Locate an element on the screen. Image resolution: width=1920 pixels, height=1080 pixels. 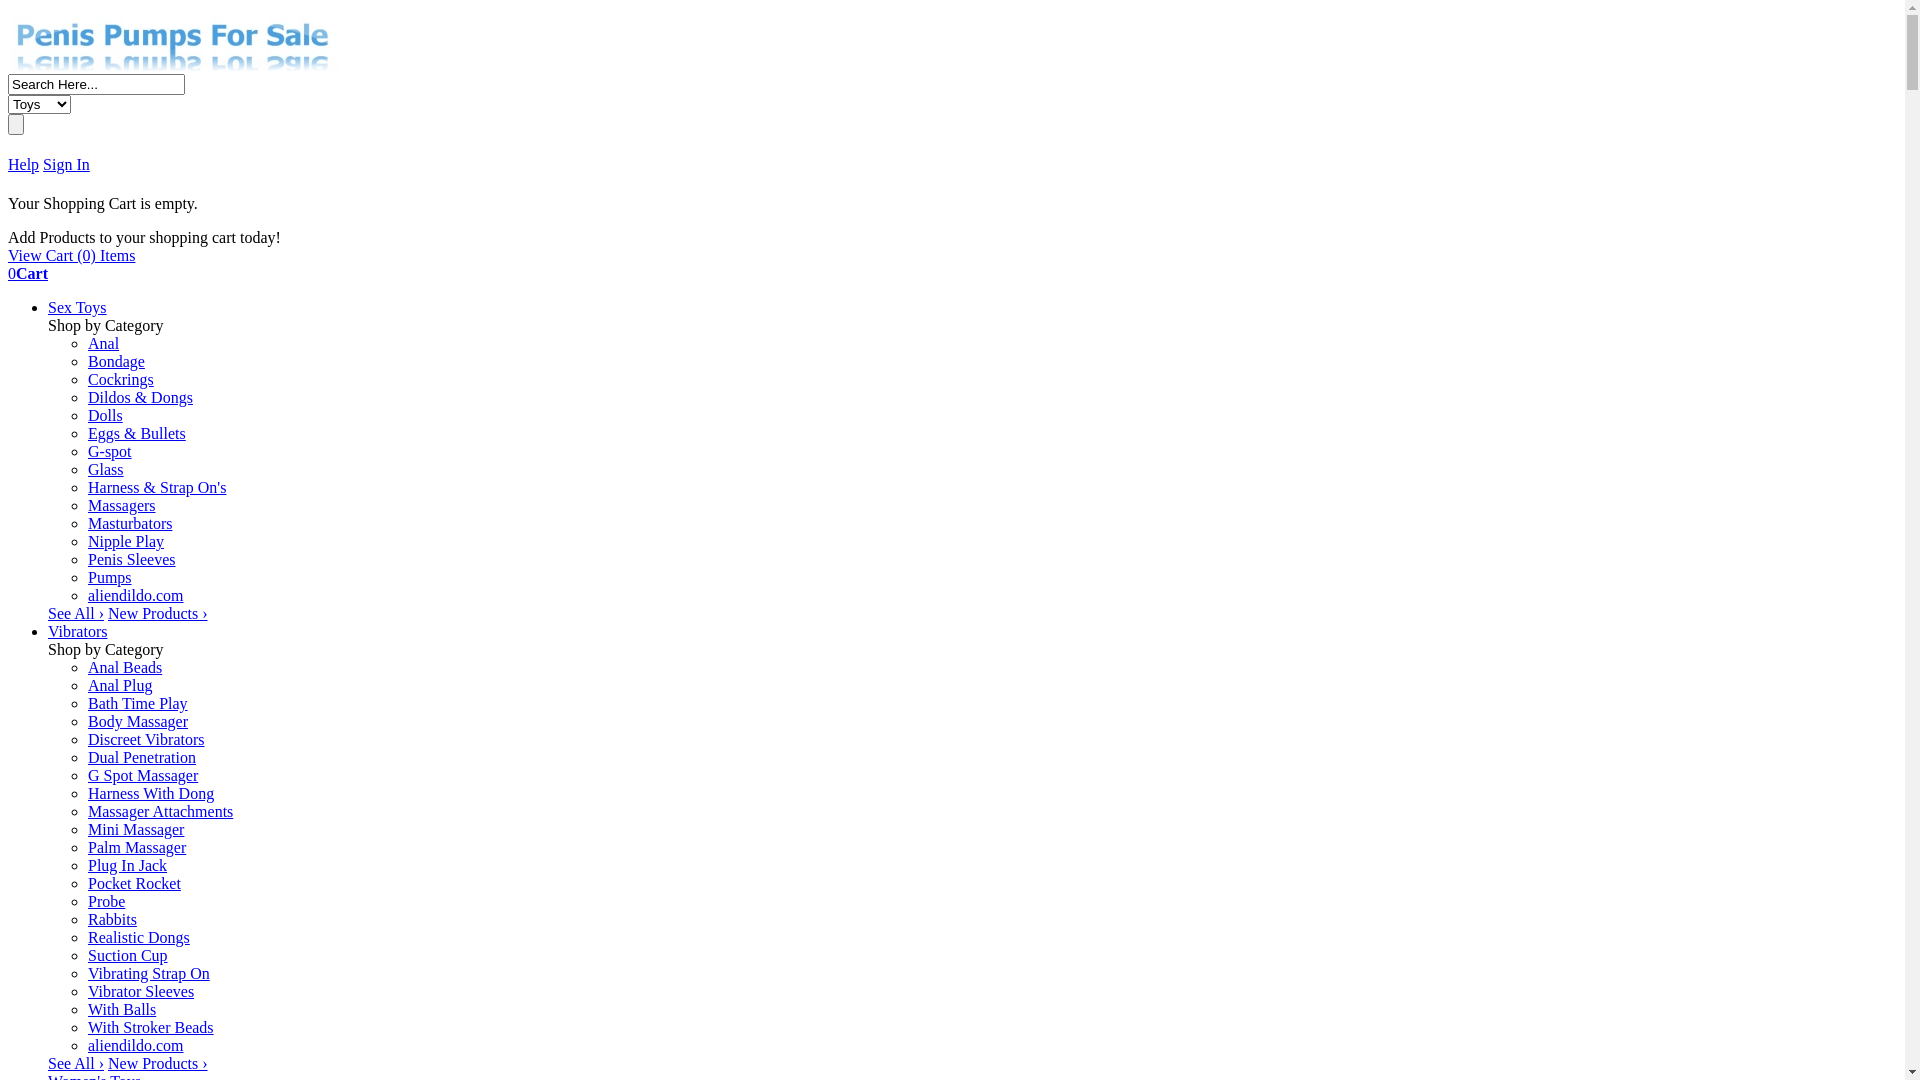
'Massagers' is located at coordinates (120, 504).